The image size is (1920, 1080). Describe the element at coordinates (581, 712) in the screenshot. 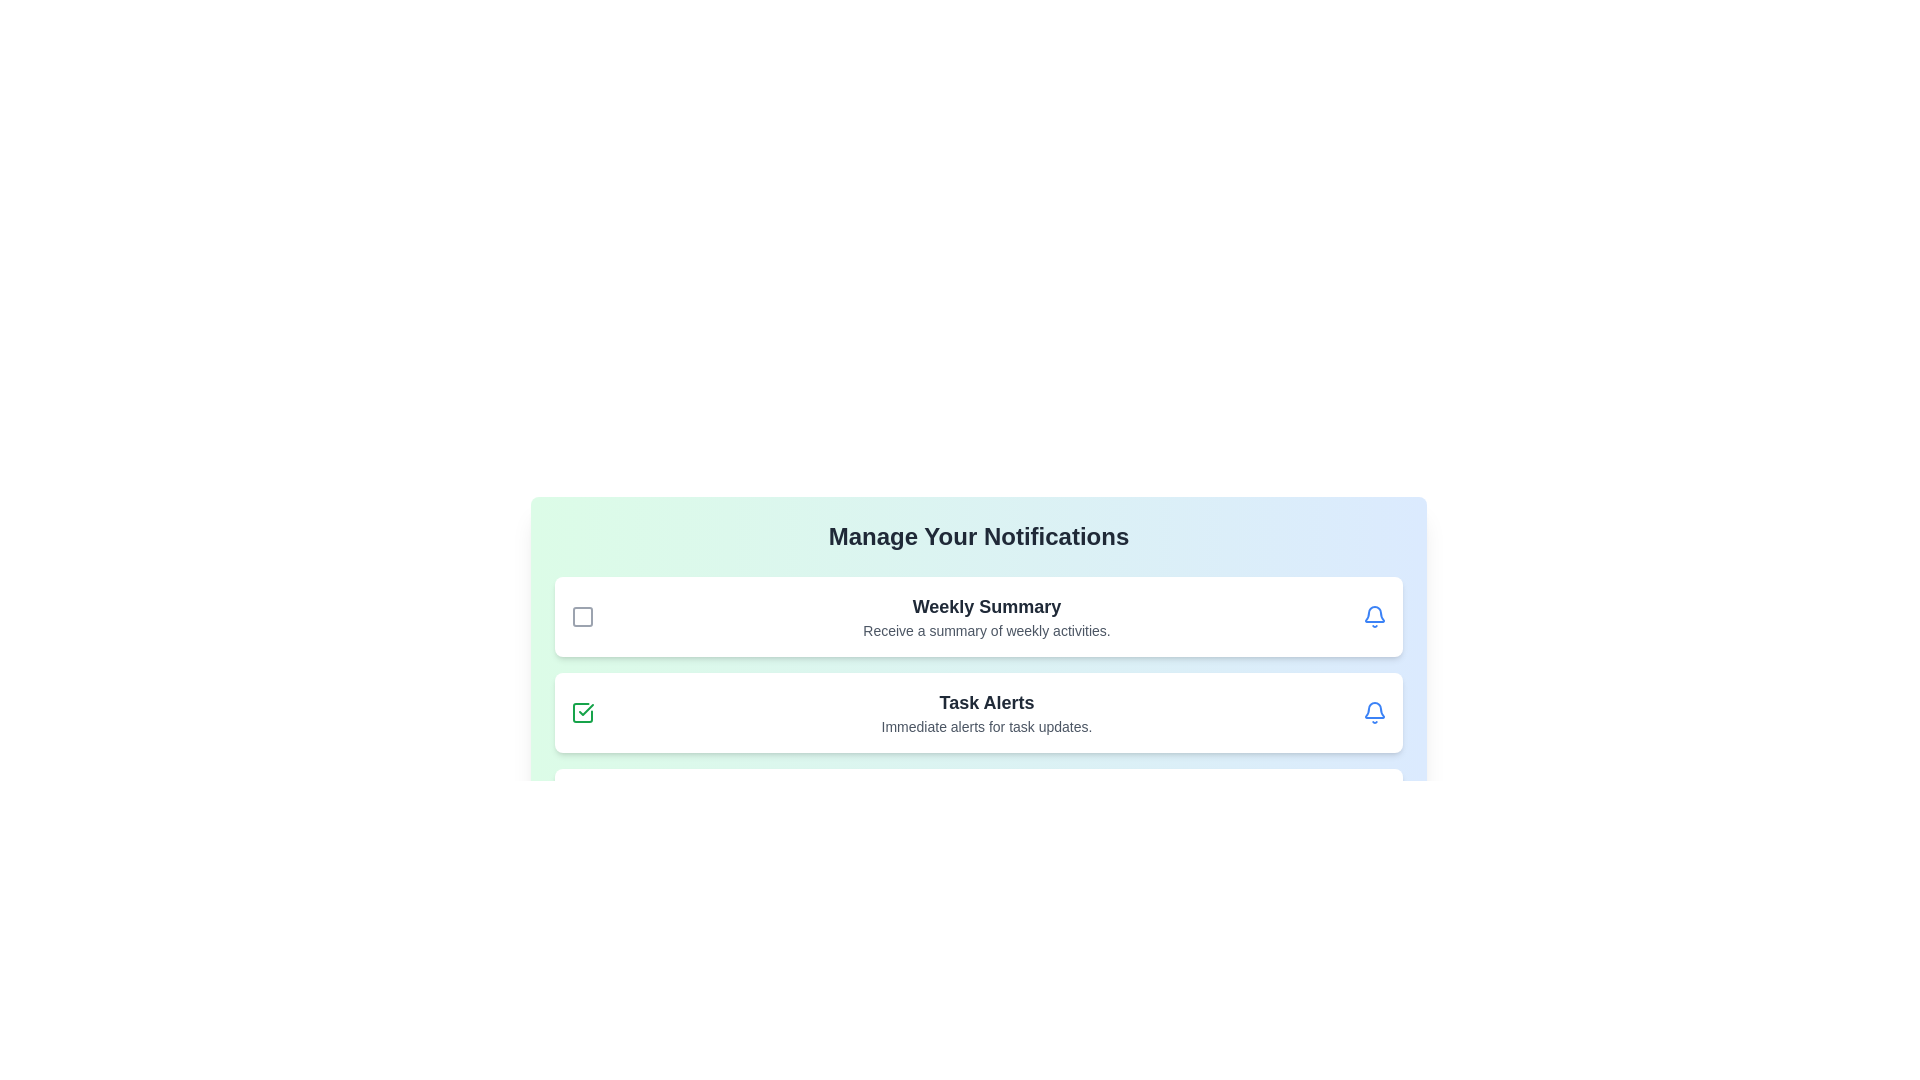

I see `the 'Task Alerts' status icon, which indicates that the feature is enabled and is part of the checkbox control group located below the 'Weekly Summary' row` at that location.